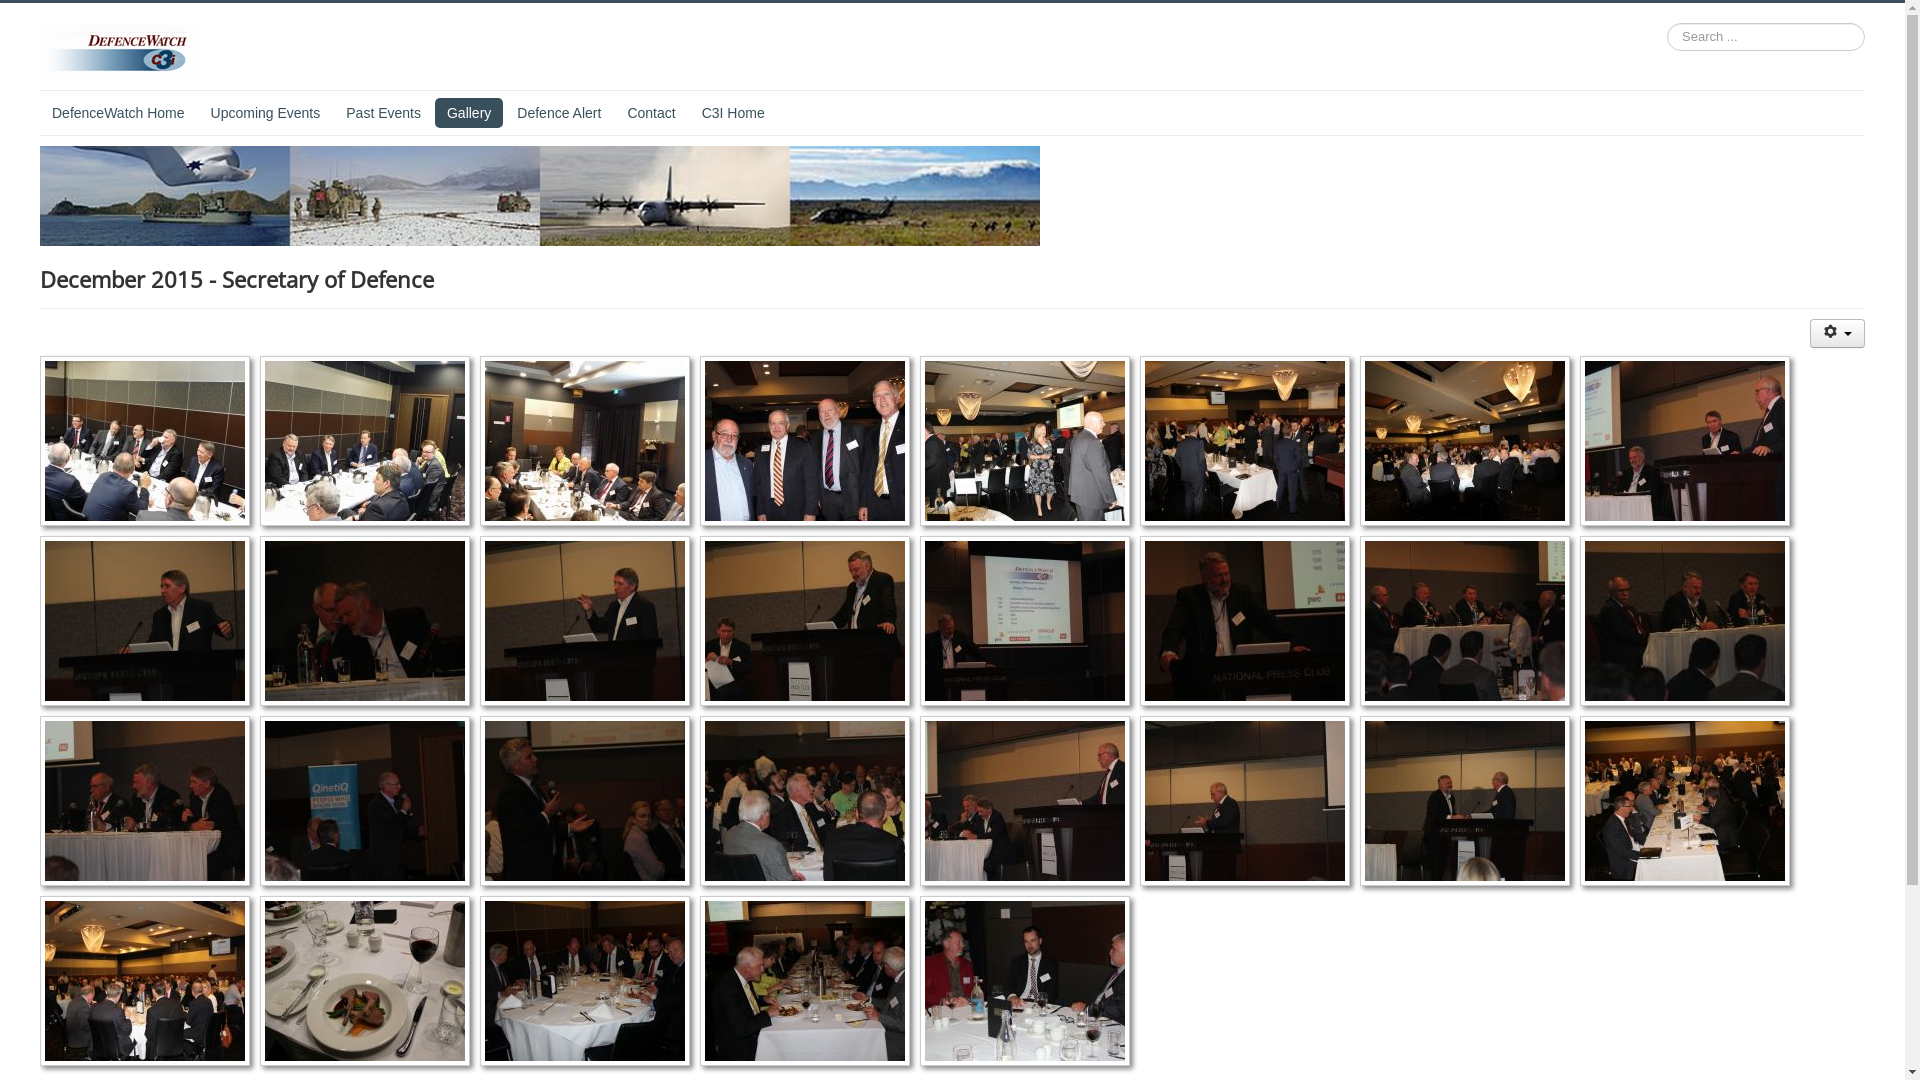 This screenshot has width=1920, height=1080. Describe the element at coordinates (264, 112) in the screenshot. I see `'Upcoming Events'` at that location.